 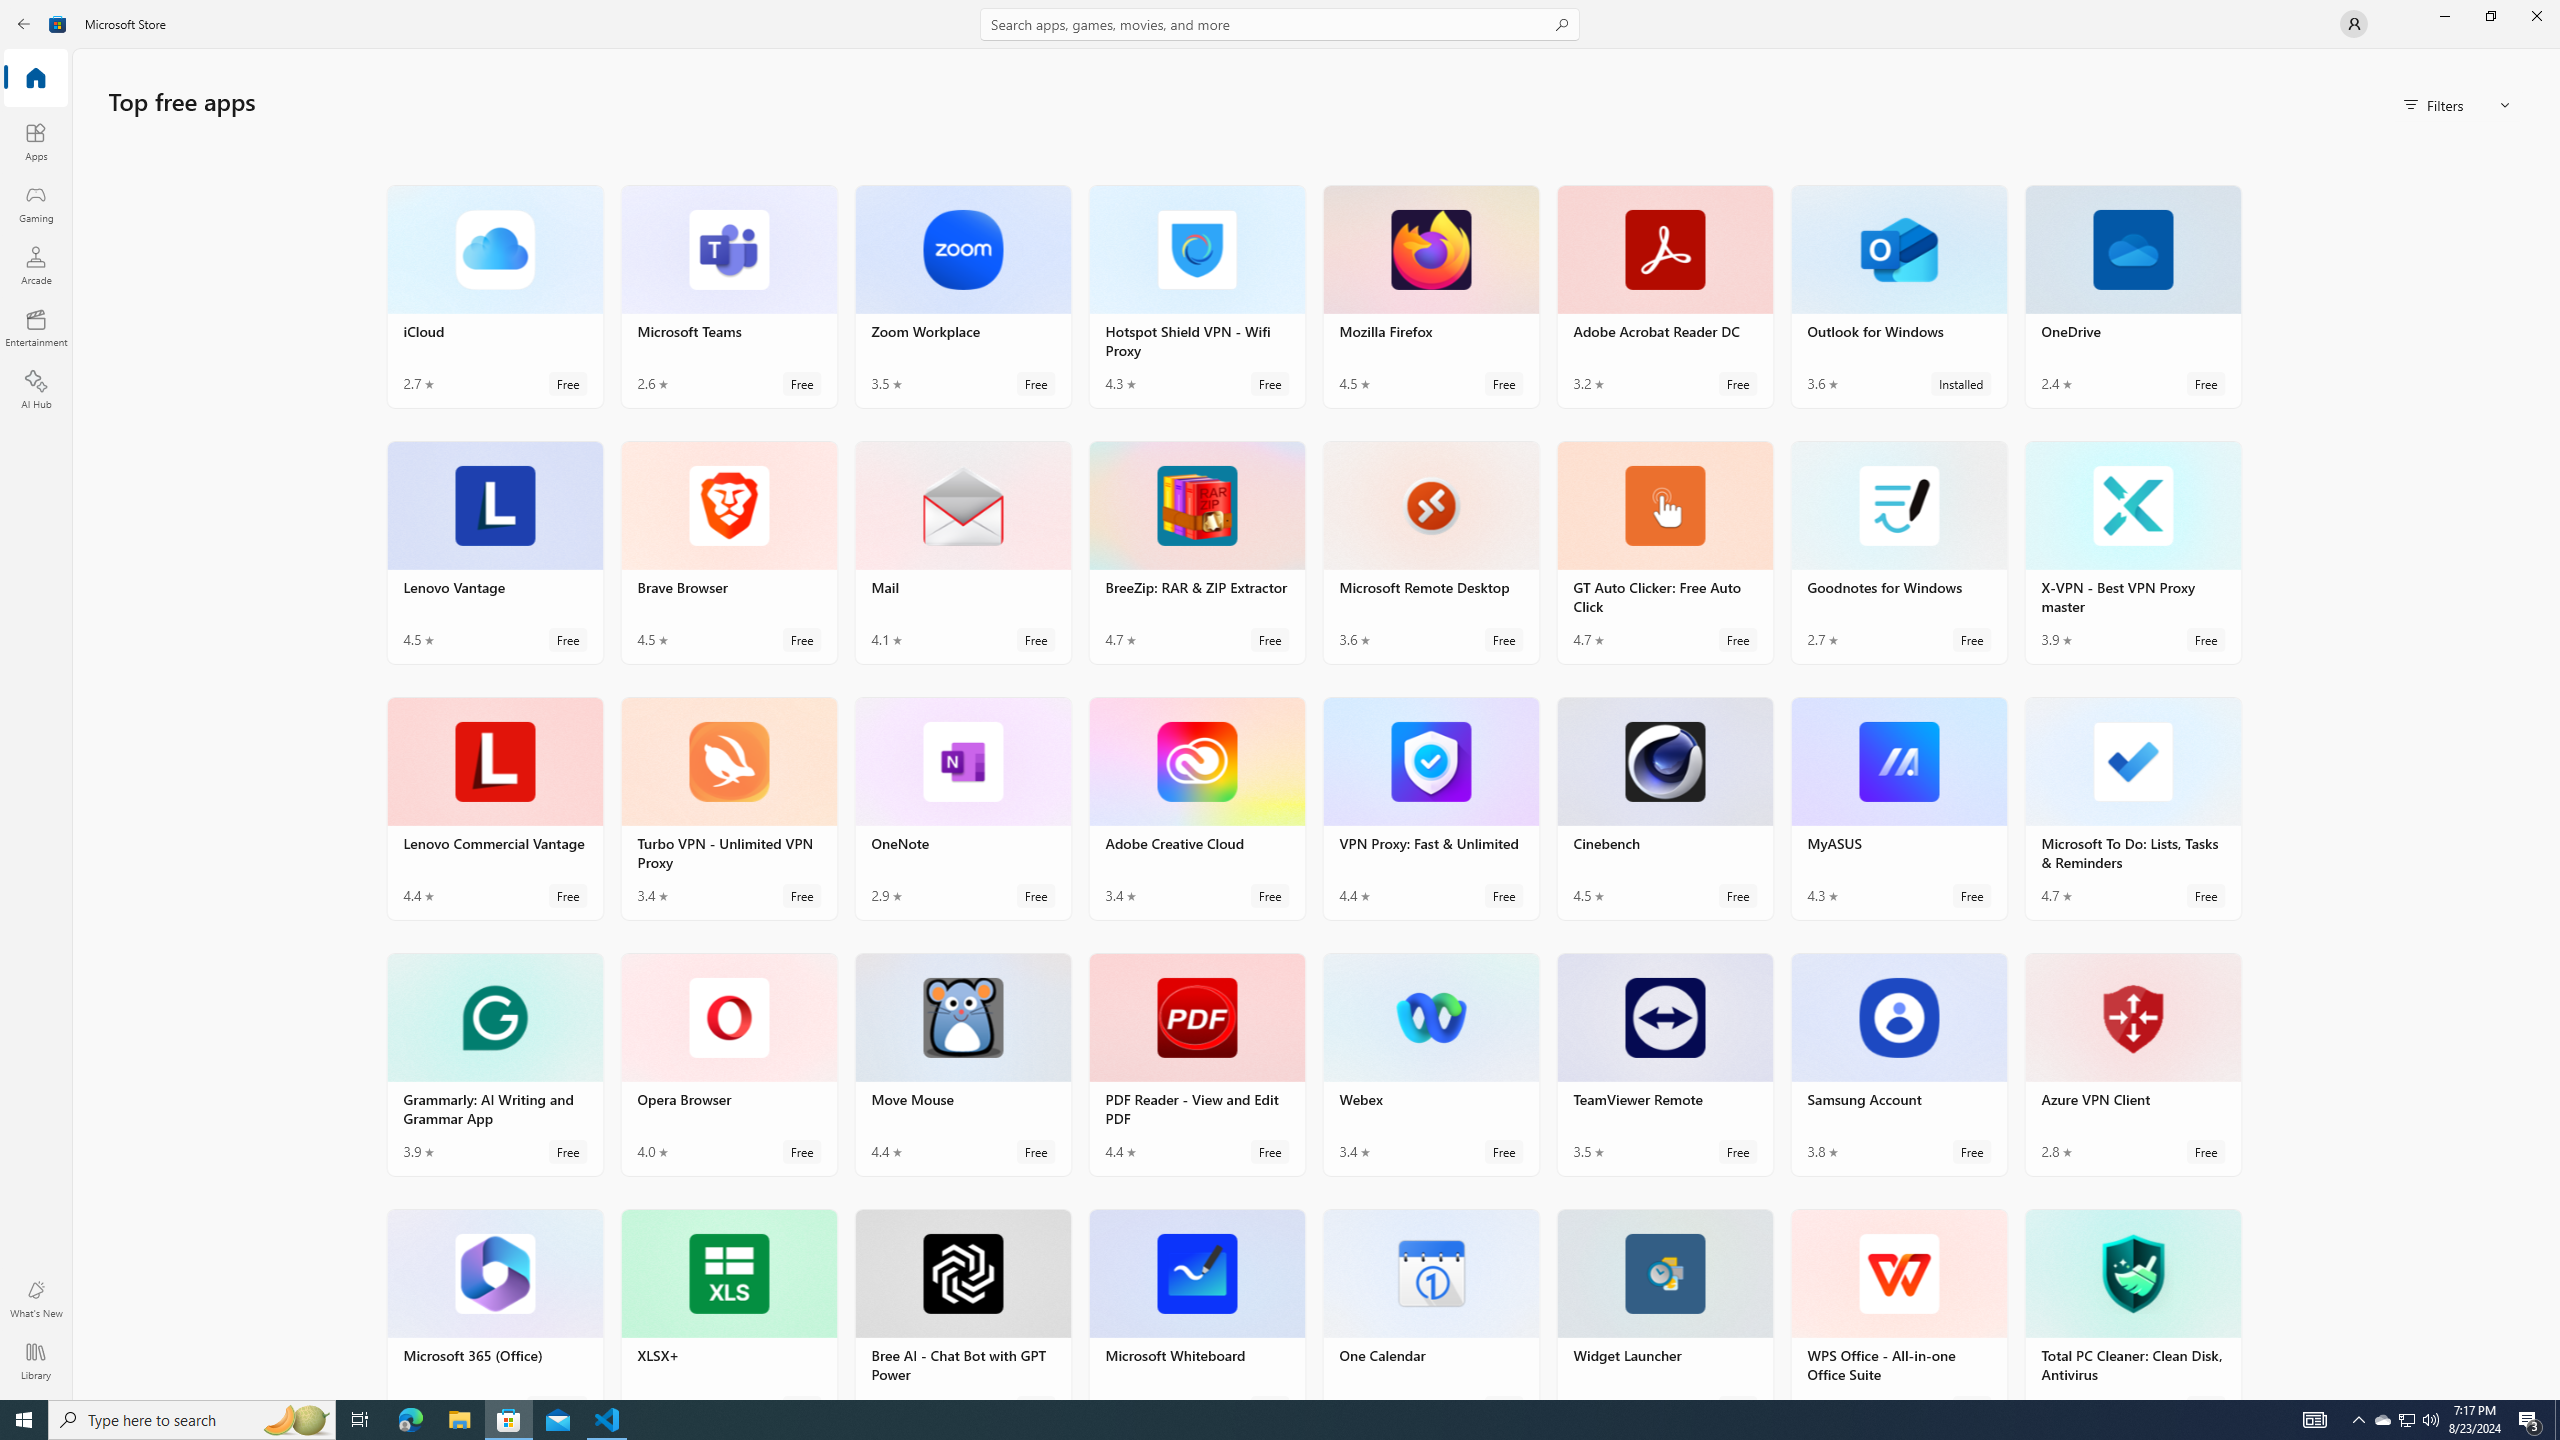 I want to click on 'Apps', so click(x=34, y=141).